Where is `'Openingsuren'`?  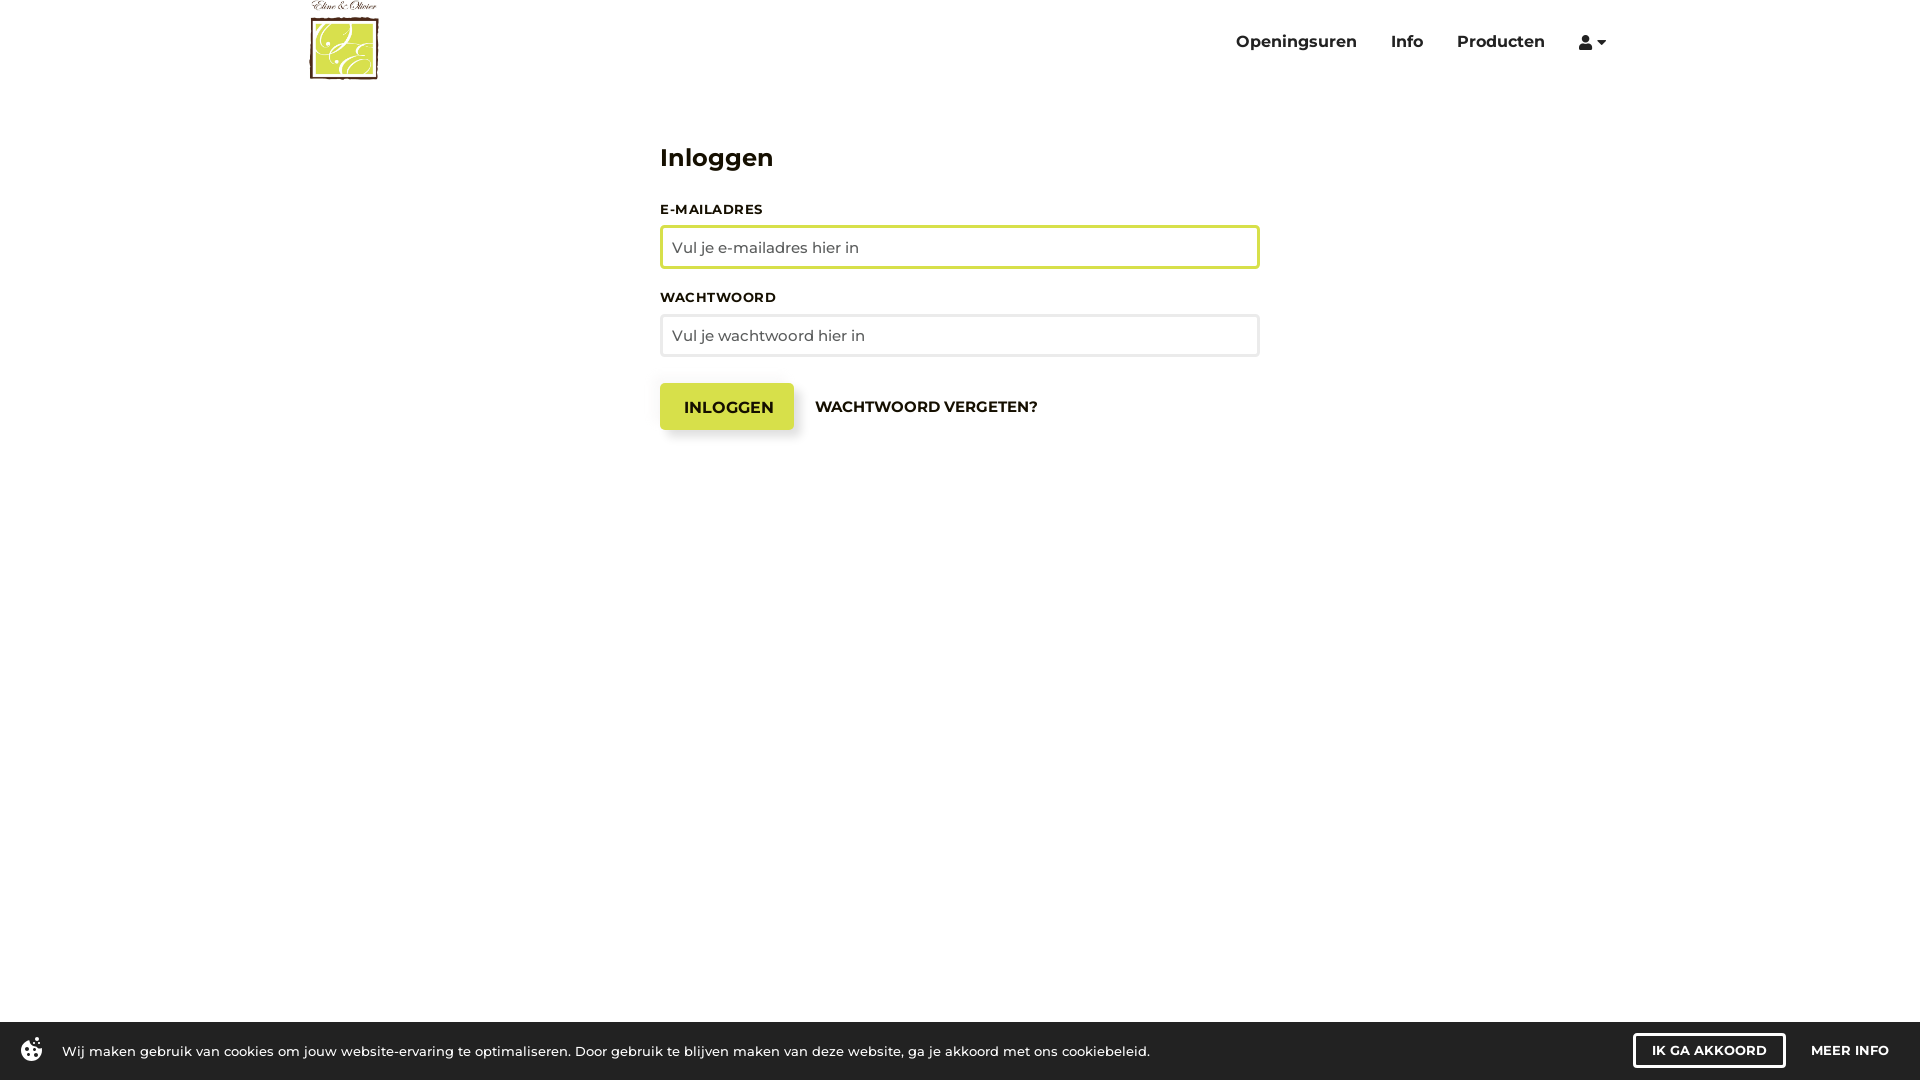 'Openingsuren' is located at coordinates (1307, 39).